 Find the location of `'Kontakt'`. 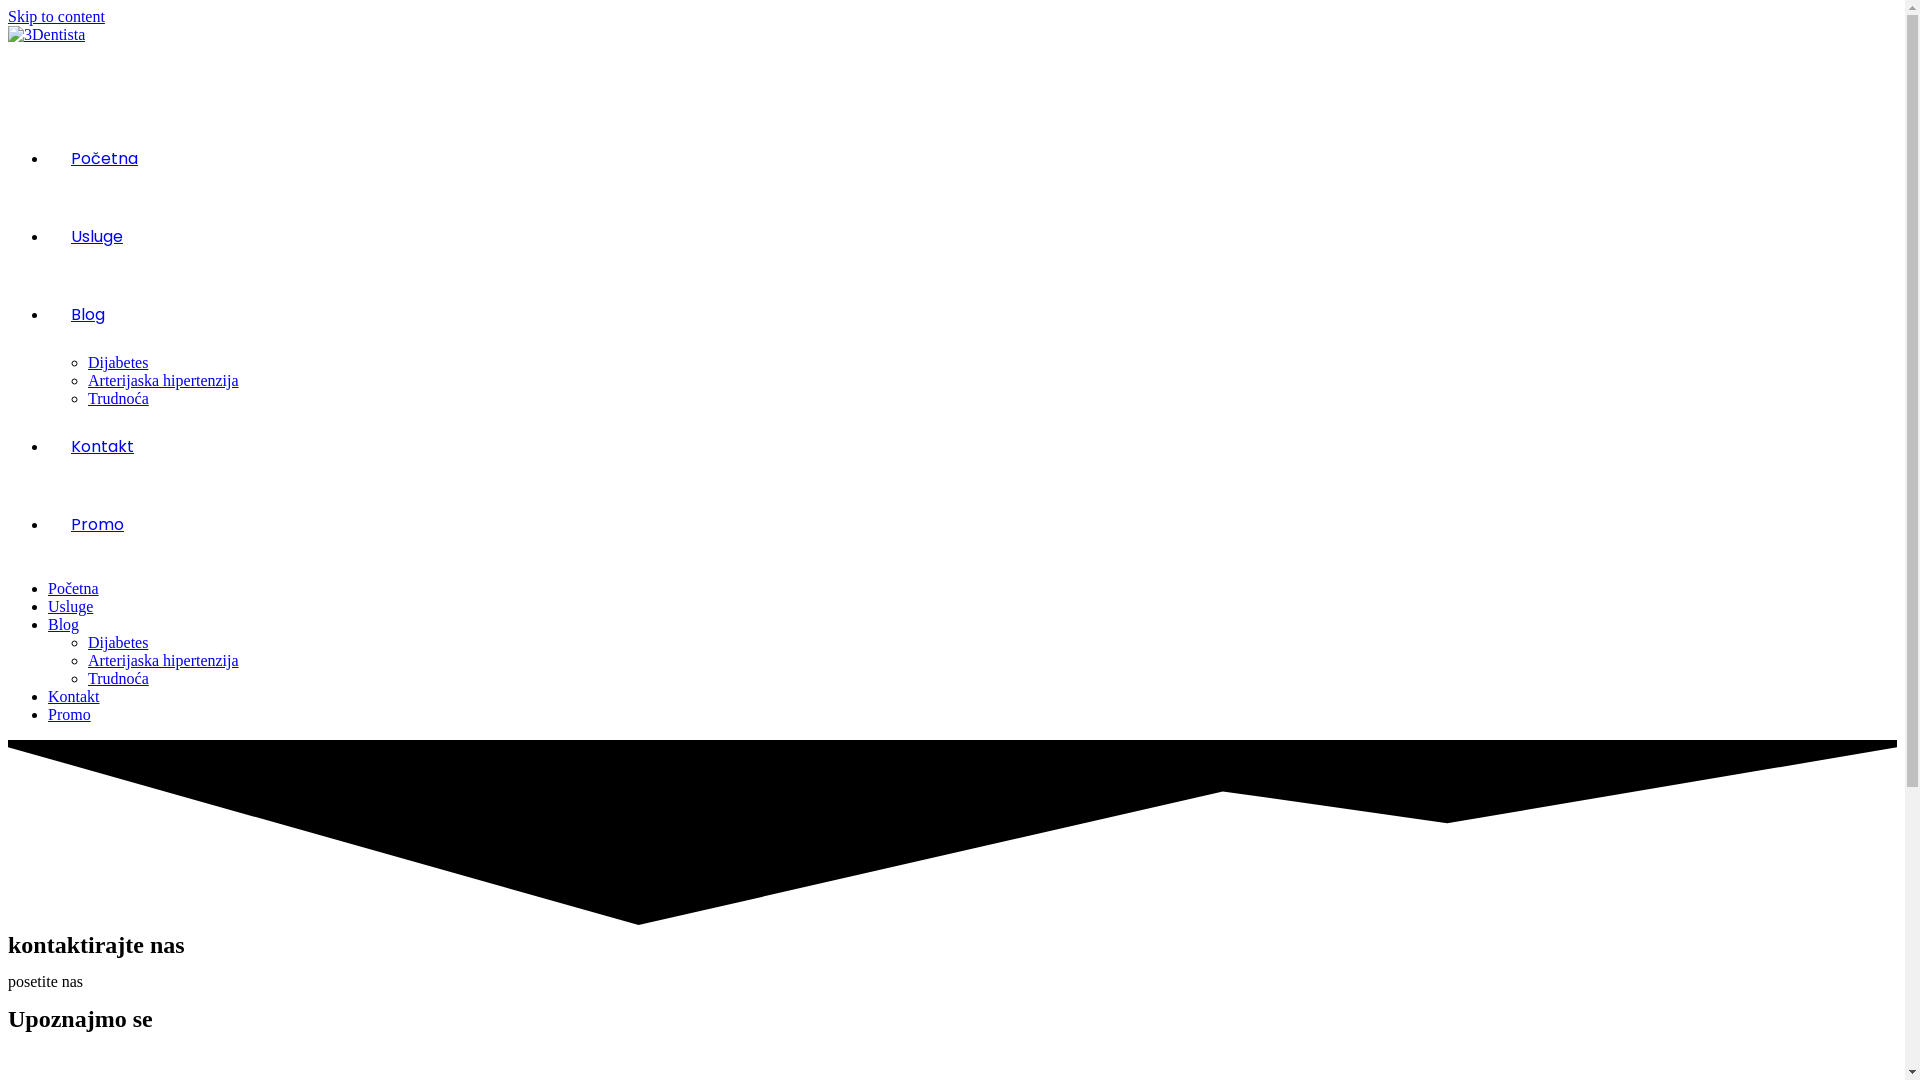

'Kontakt' is located at coordinates (101, 445).